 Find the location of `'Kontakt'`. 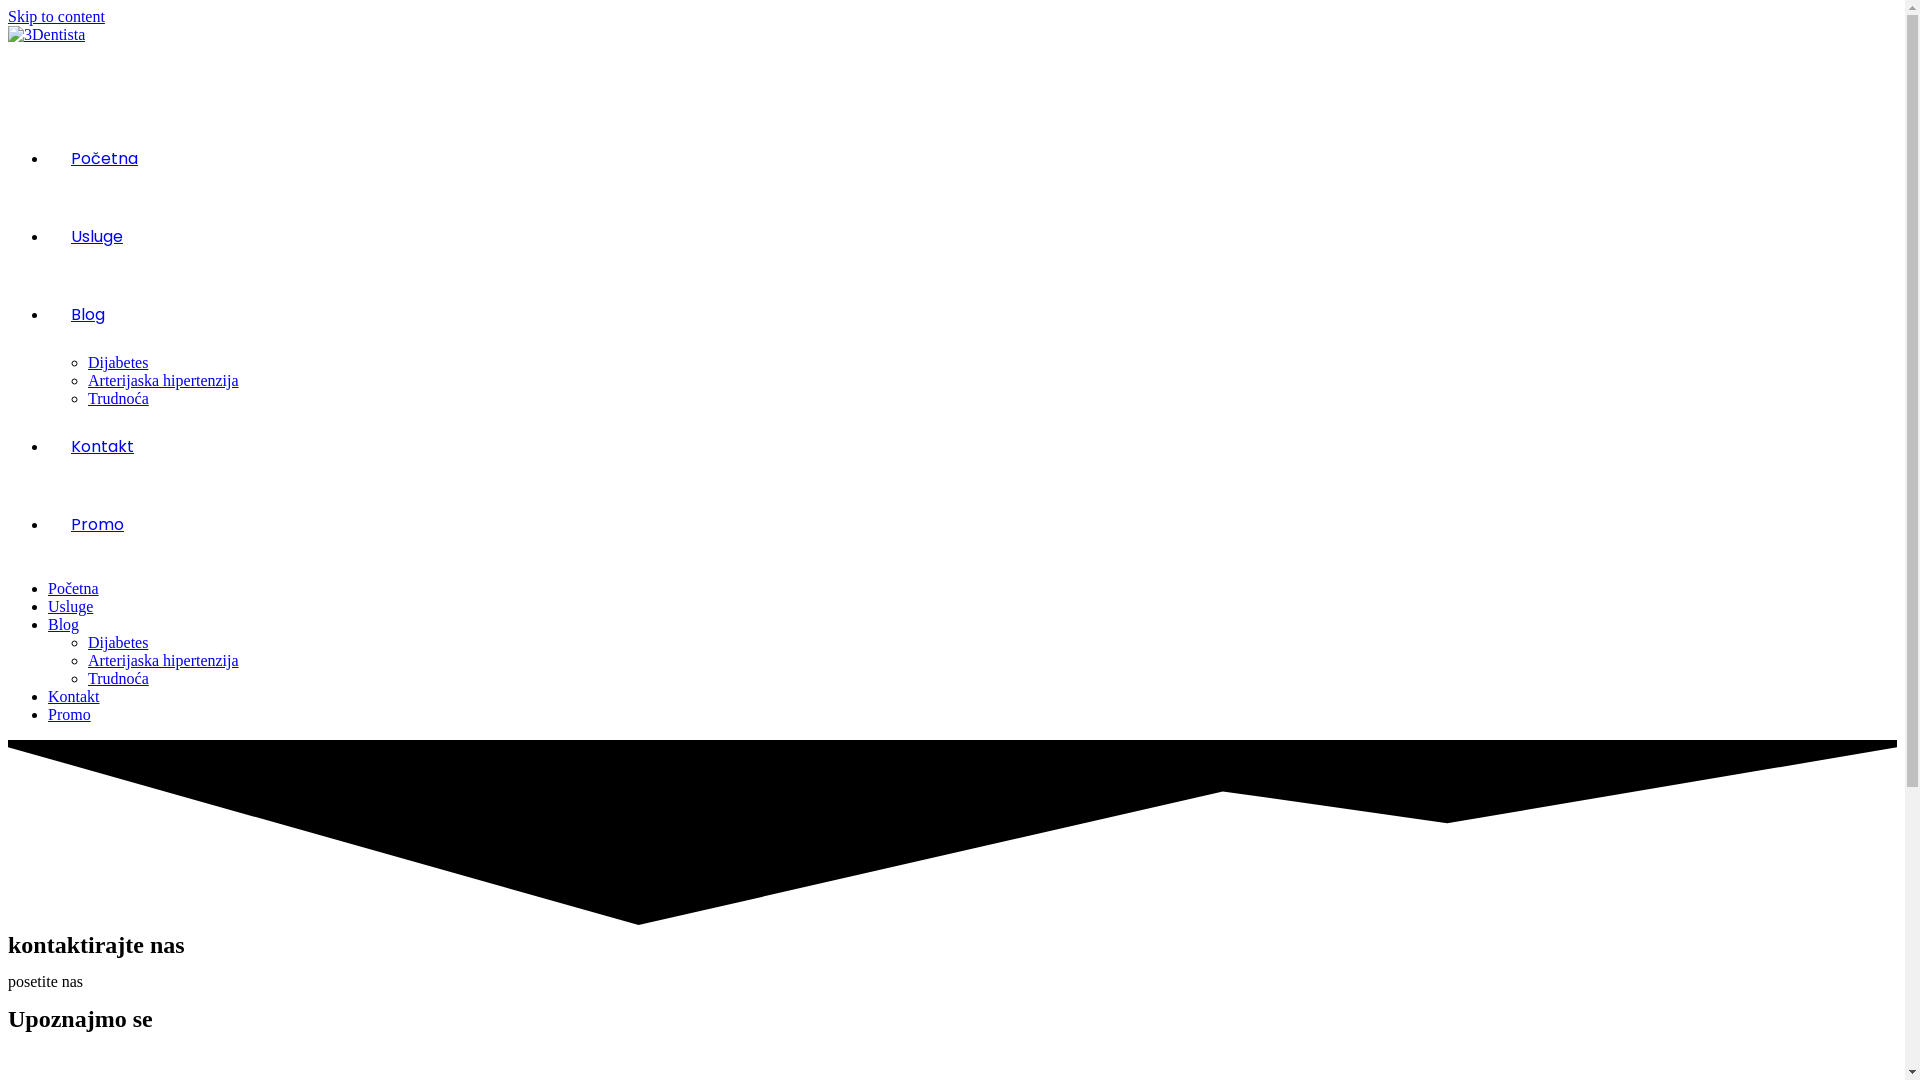

'Kontakt' is located at coordinates (101, 445).